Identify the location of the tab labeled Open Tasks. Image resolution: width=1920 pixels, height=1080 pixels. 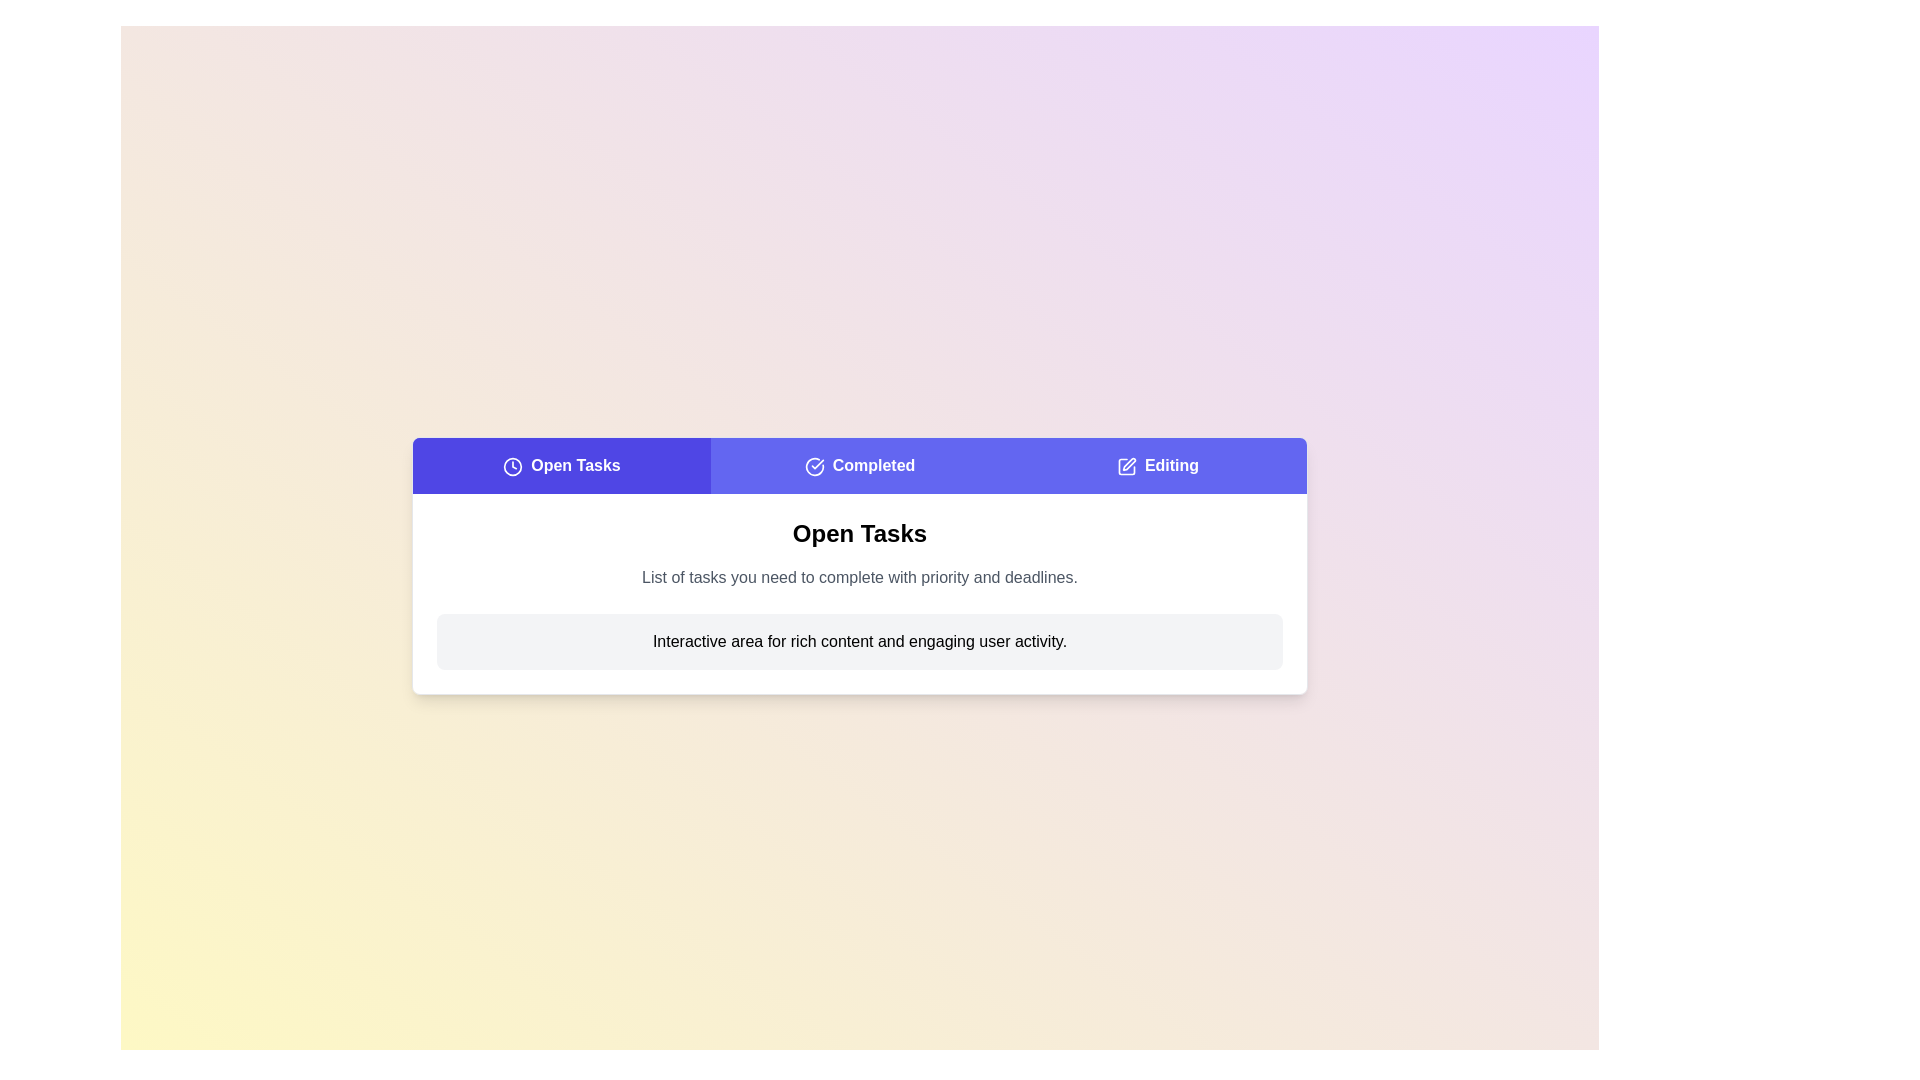
(560, 466).